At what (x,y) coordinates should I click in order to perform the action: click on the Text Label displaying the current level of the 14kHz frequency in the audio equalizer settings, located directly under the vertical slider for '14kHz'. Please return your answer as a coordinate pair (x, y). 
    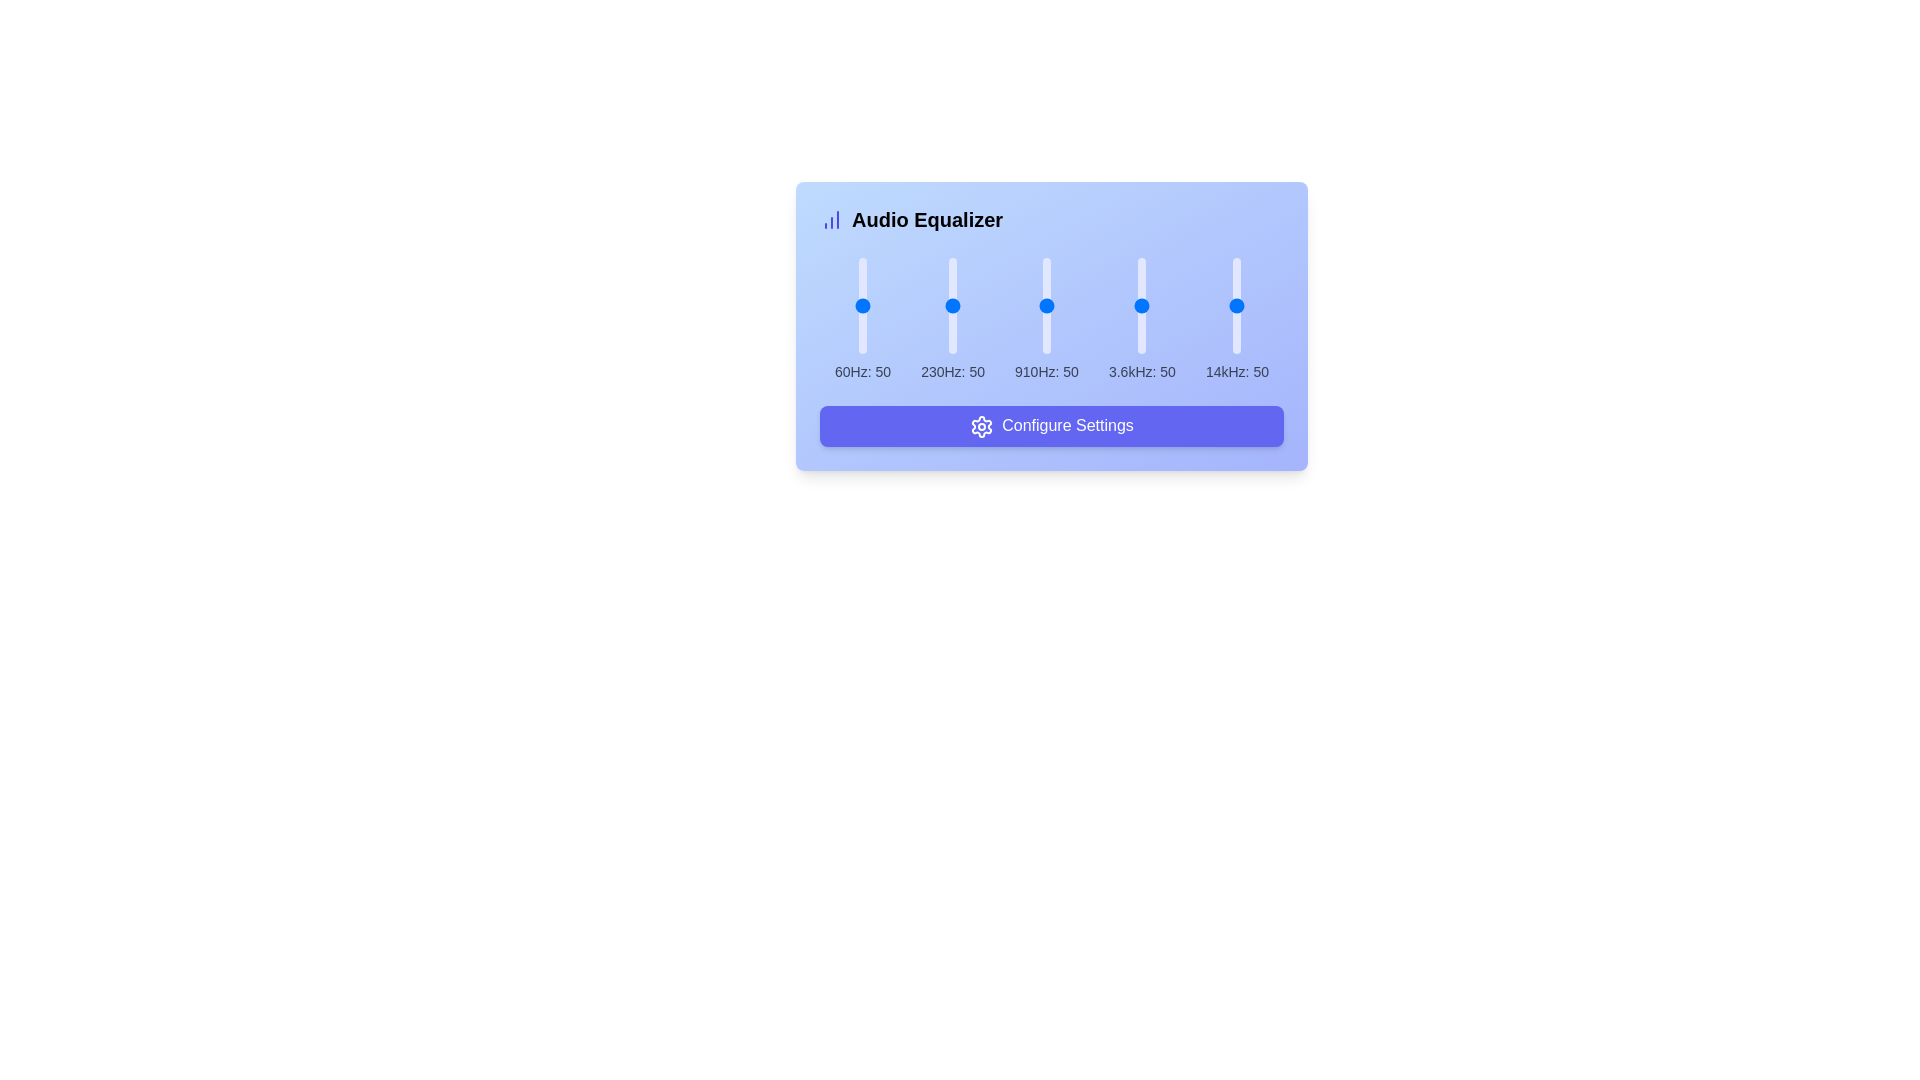
    Looking at the image, I should click on (1236, 371).